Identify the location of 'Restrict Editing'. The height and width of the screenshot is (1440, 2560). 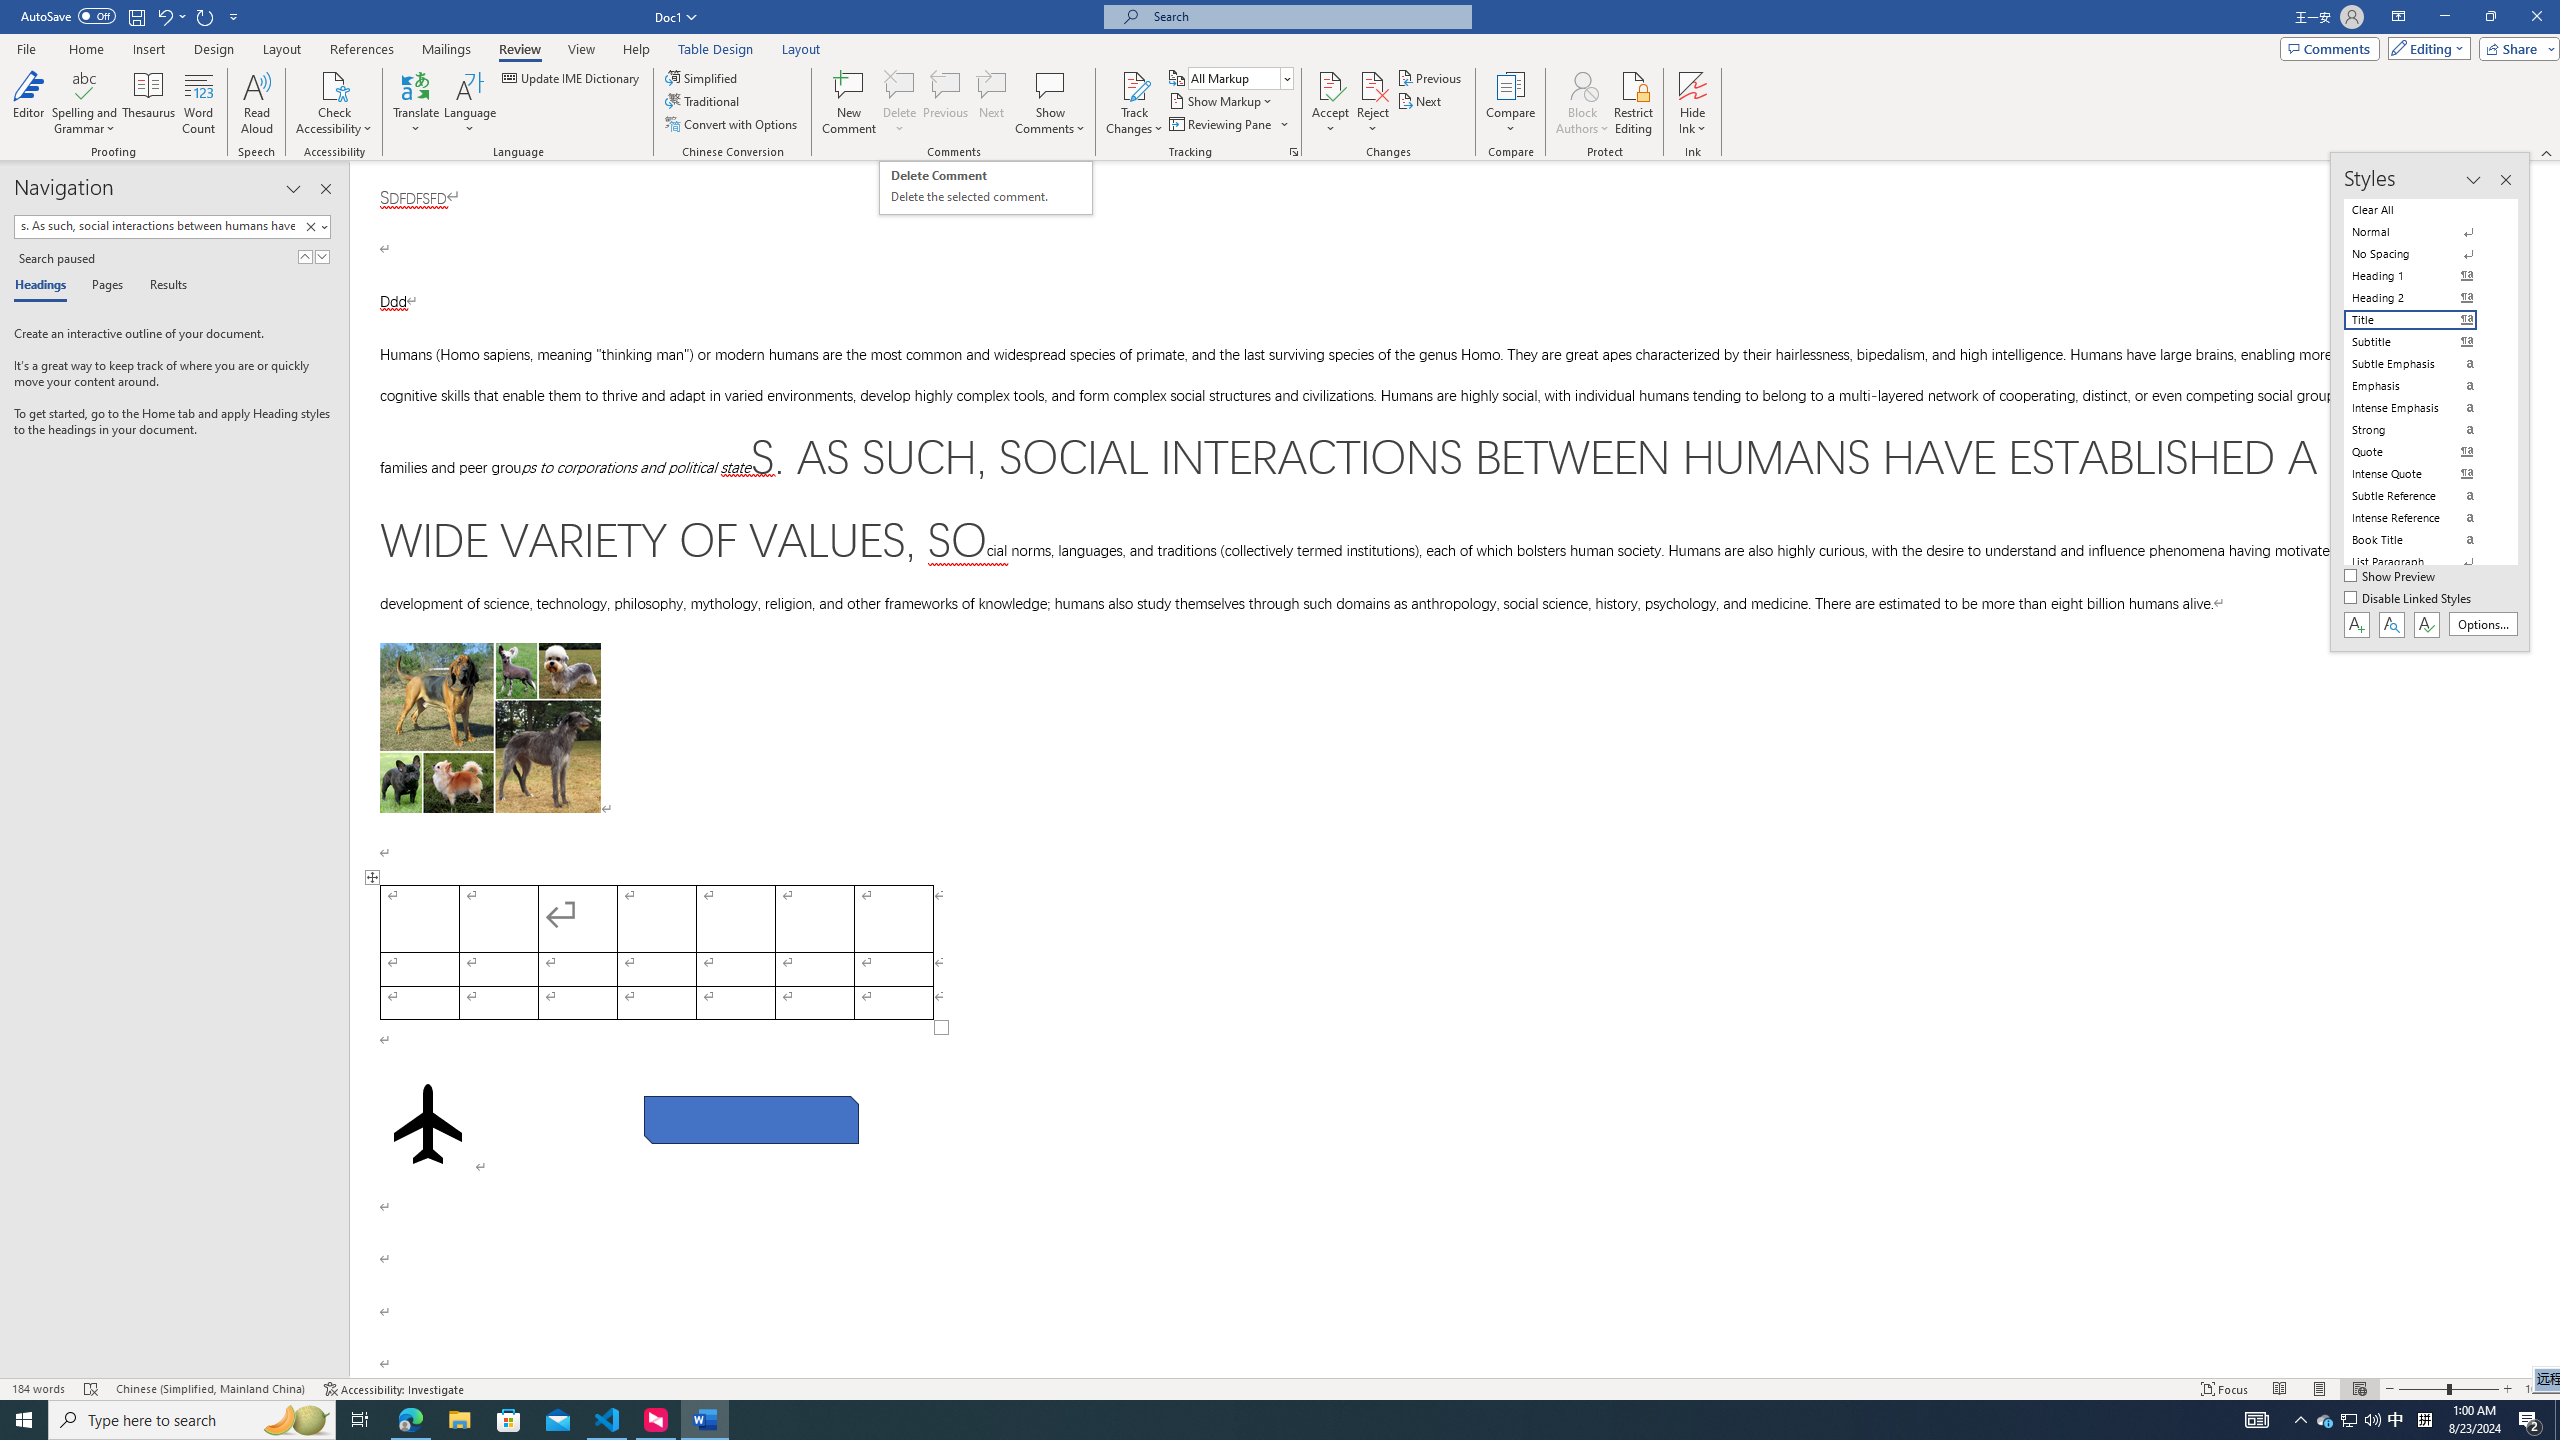
(1634, 103).